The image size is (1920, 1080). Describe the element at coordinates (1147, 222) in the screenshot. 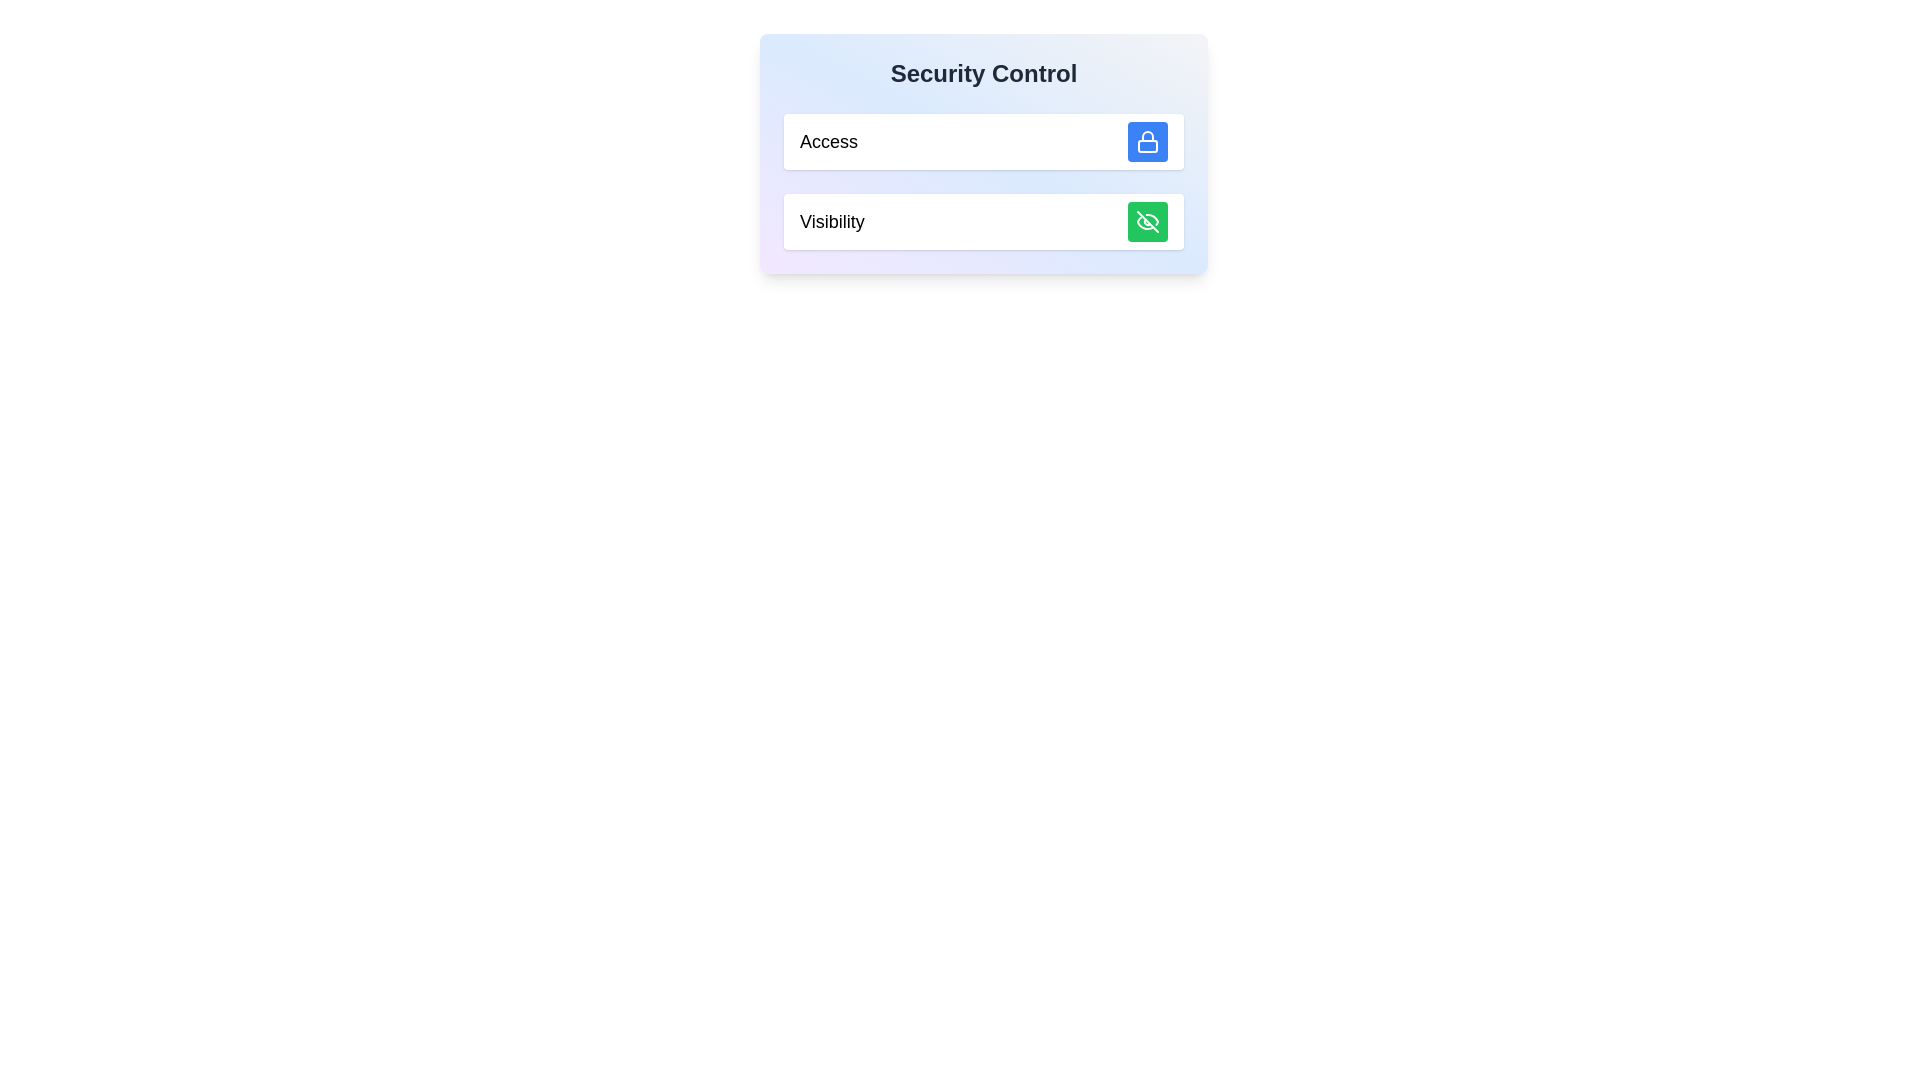

I see `the small rectangular green button with a white eye icon and strikethrough, located on the far right of the 'Visibility' section in the 'Security Control' panel` at that location.